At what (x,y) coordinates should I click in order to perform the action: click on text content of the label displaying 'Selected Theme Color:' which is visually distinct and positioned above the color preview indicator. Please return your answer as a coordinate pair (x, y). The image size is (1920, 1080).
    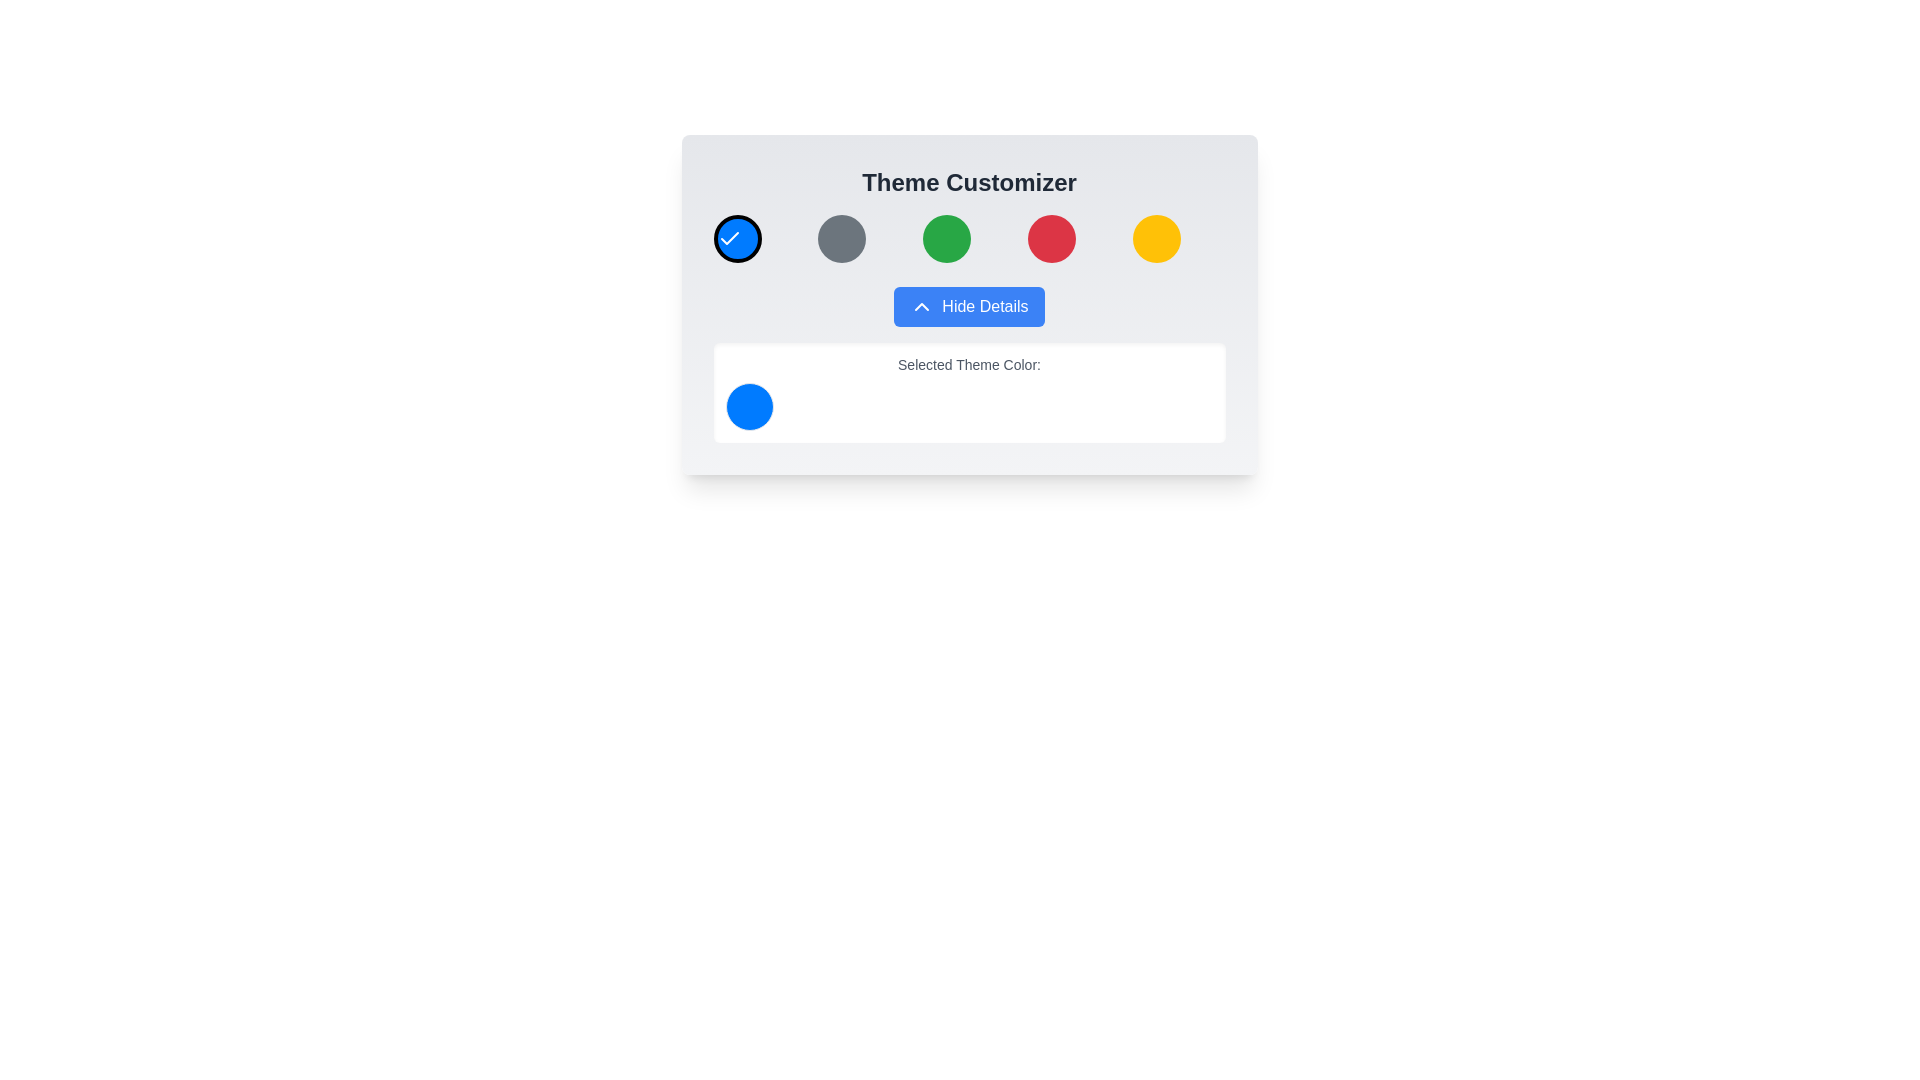
    Looking at the image, I should click on (969, 365).